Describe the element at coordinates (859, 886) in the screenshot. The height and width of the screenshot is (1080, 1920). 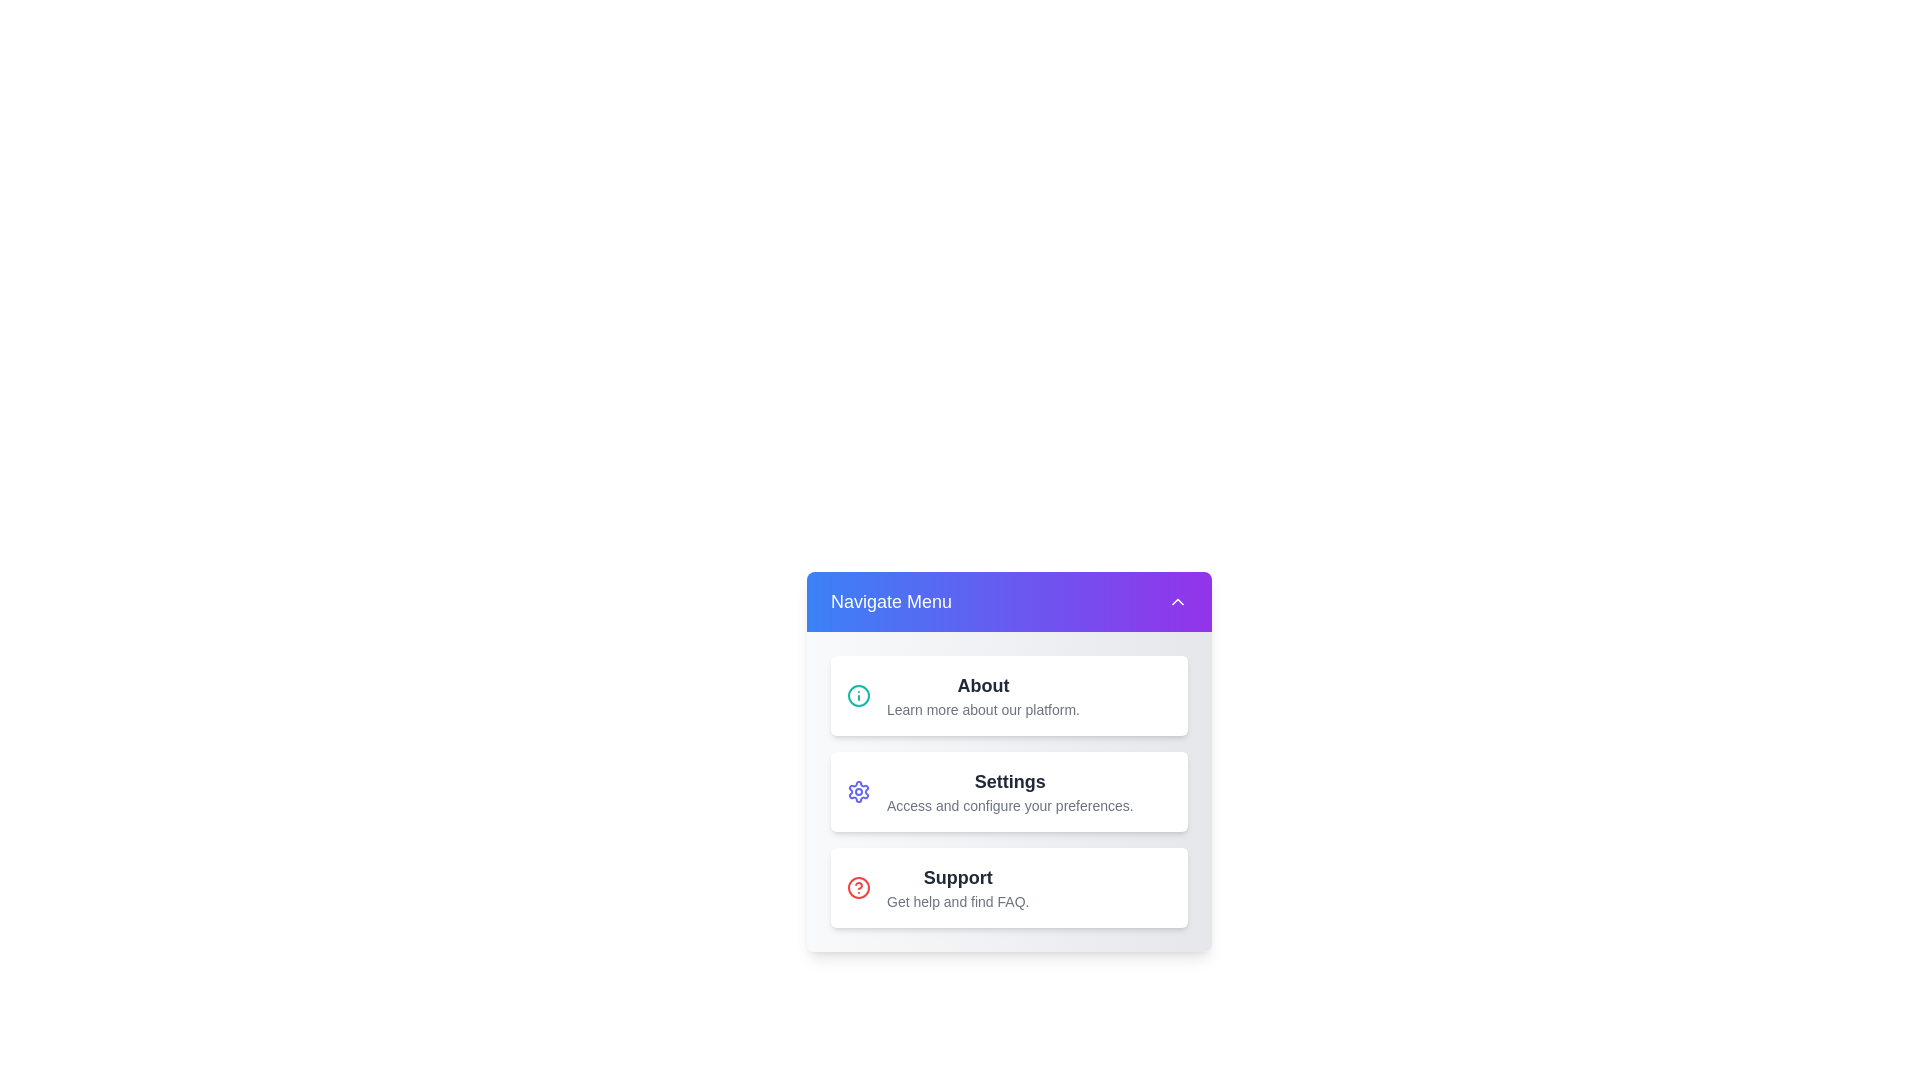
I see `the icon of the menu item labeled 'Support' to inspect it` at that location.